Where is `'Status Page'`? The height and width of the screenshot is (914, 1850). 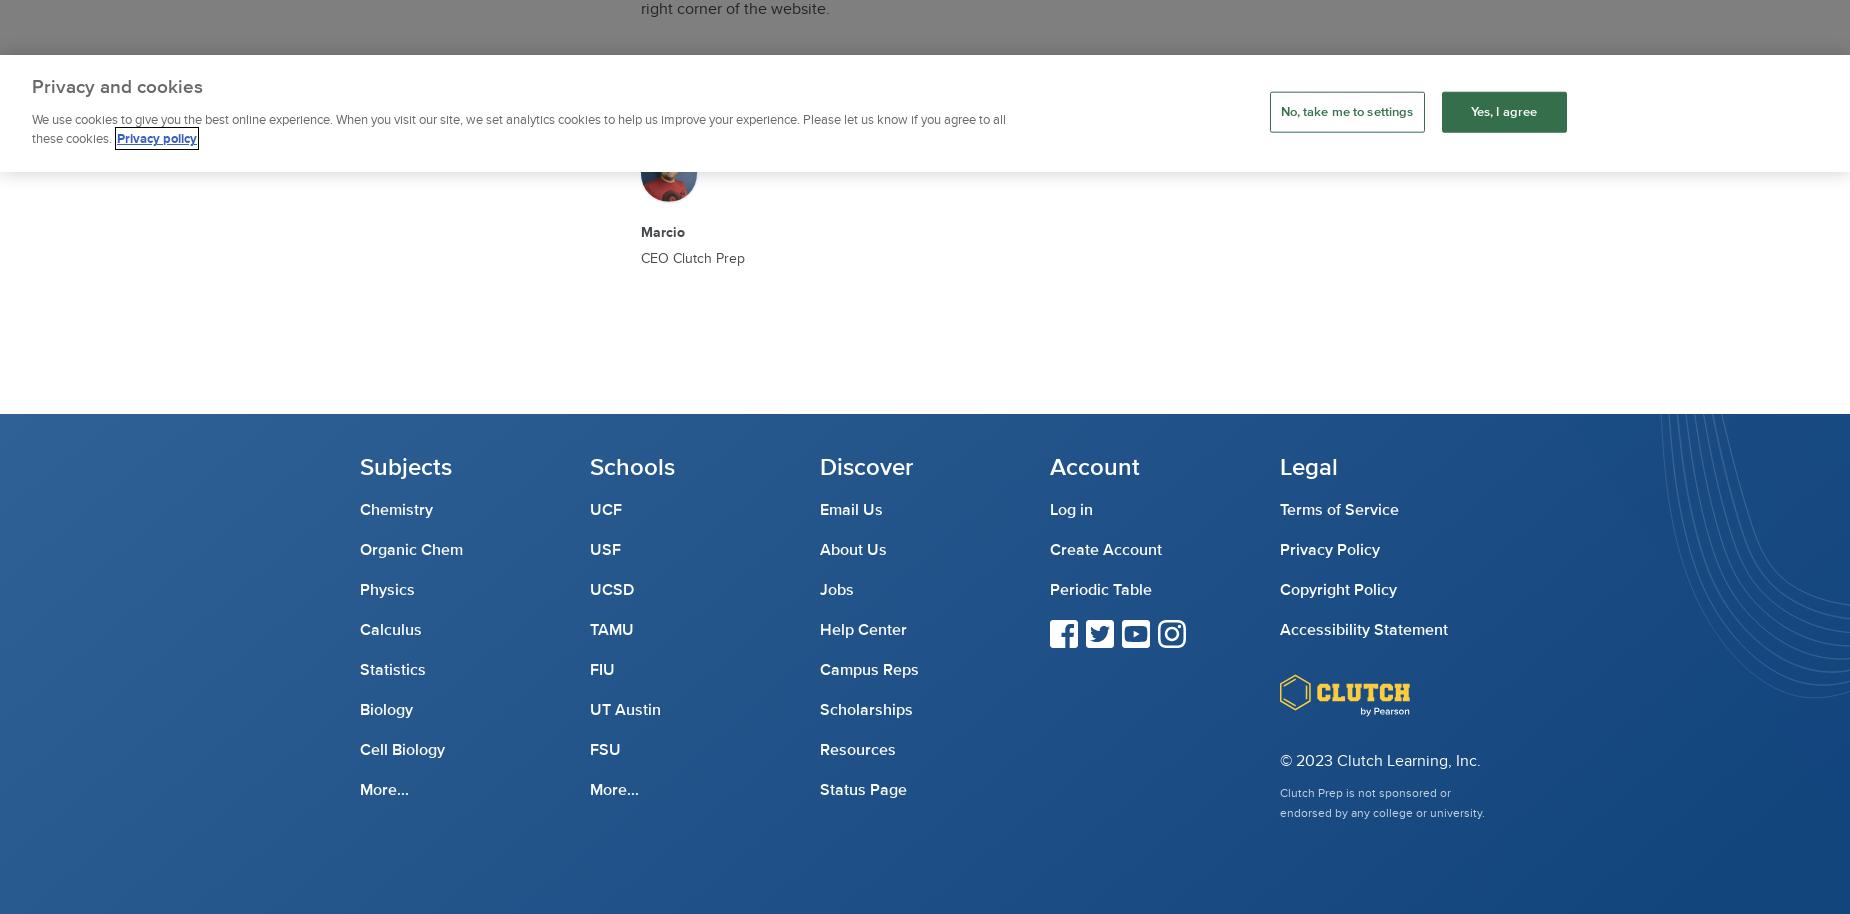 'Status Page' is located at coordinates (863, 788).